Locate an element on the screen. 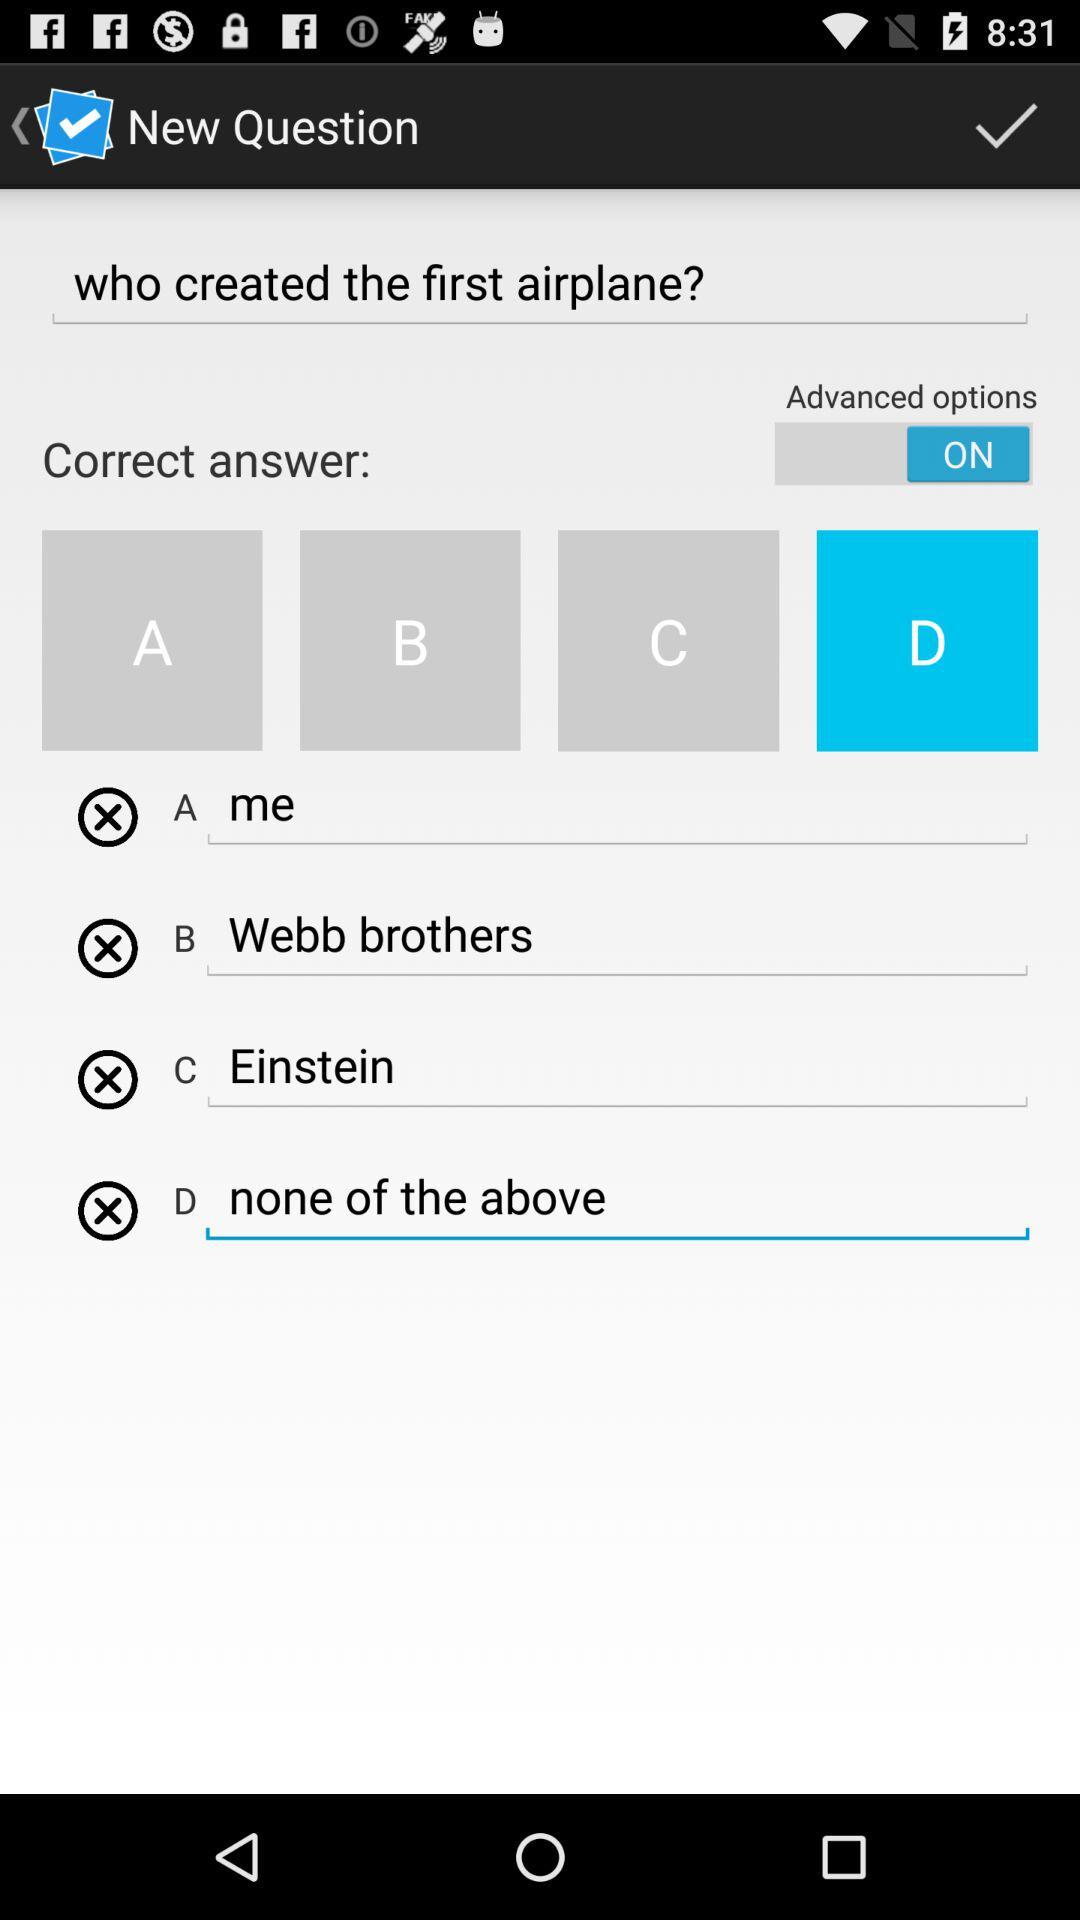 This screenshot has height=1920, width=1080. advanced options is located at coordinates (903, 452).